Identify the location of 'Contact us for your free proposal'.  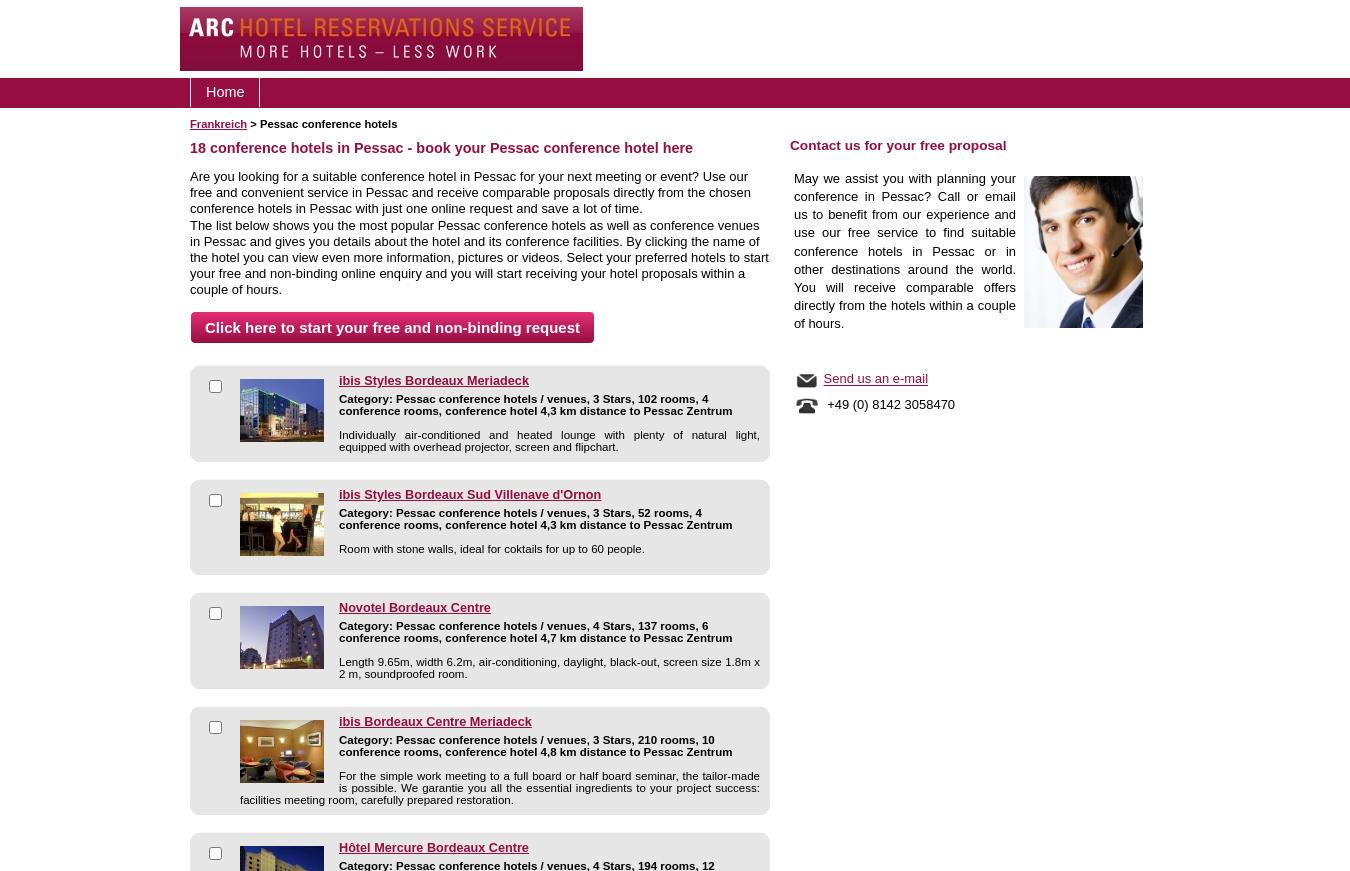
(898, 144).